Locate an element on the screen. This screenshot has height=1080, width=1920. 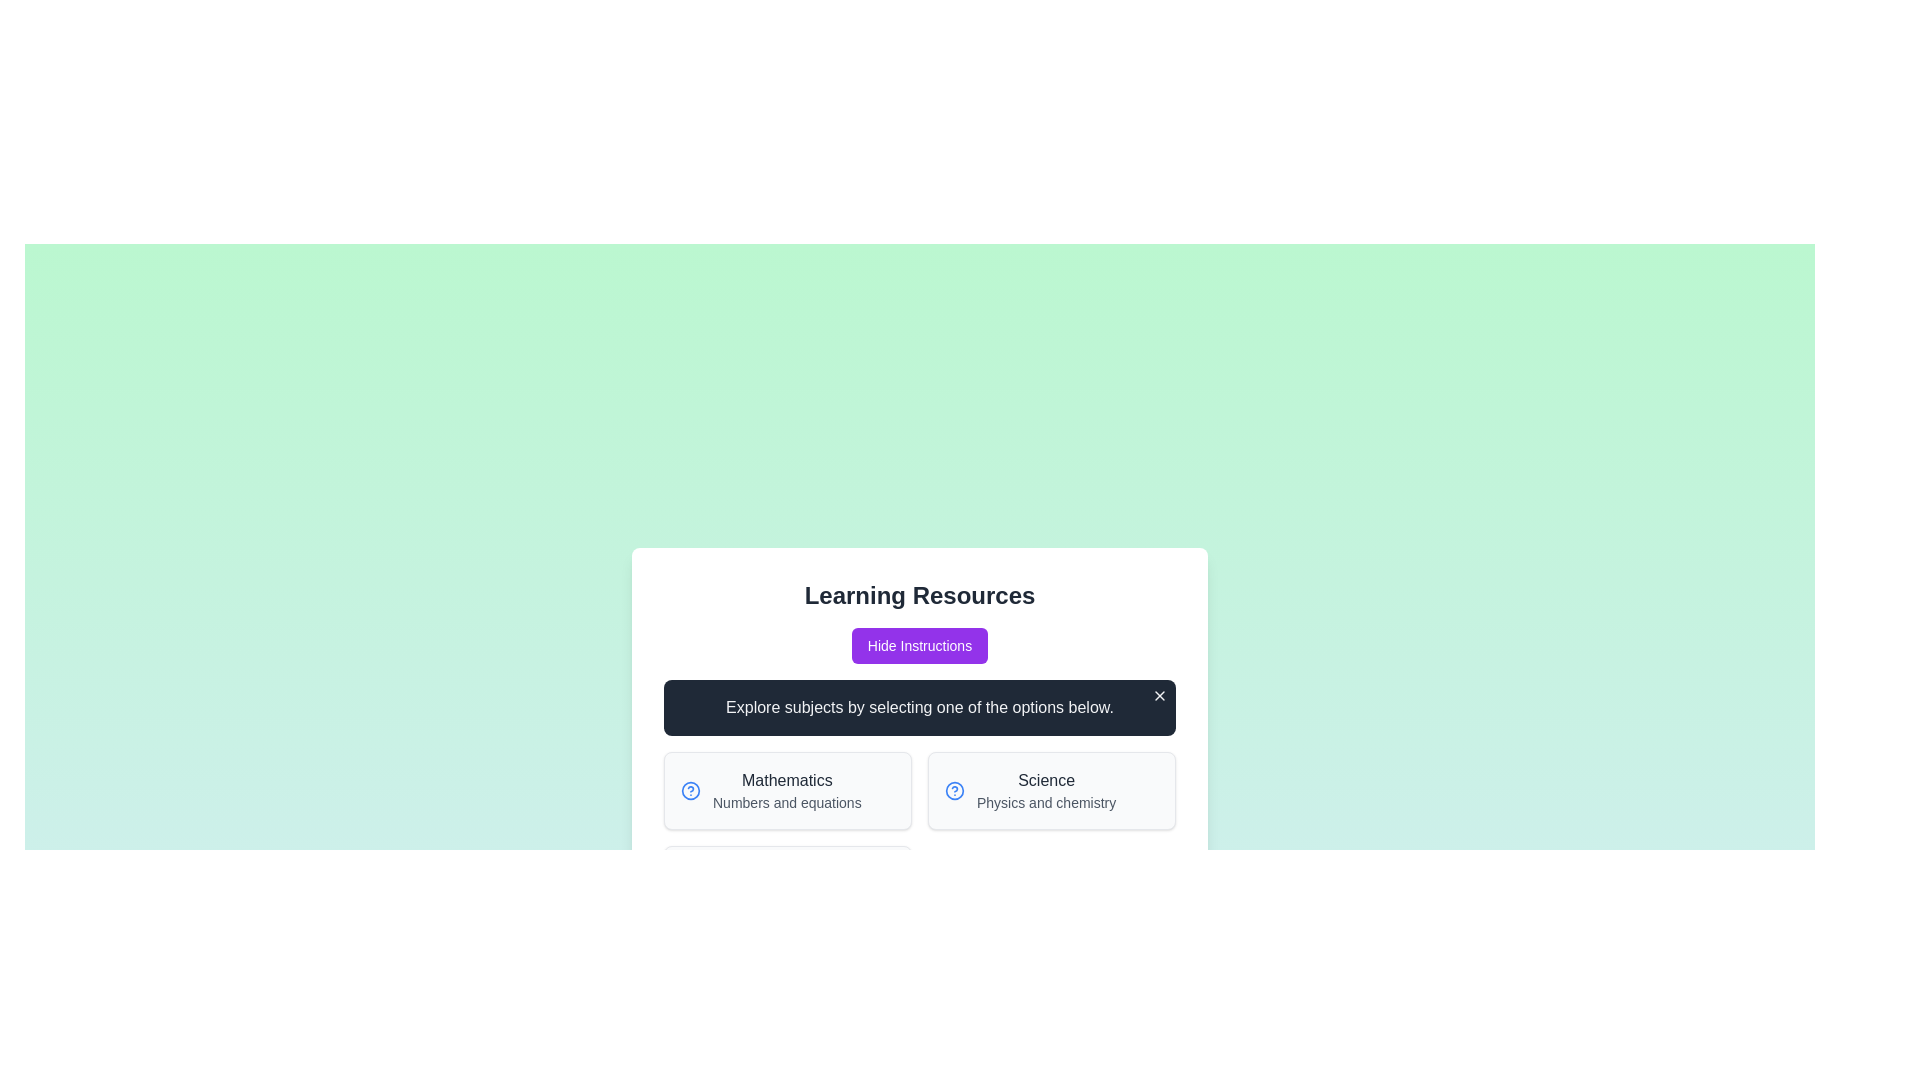
the close button located at the top-right corner of the instructional panel to change its color is located at coordinates (1160, 694).